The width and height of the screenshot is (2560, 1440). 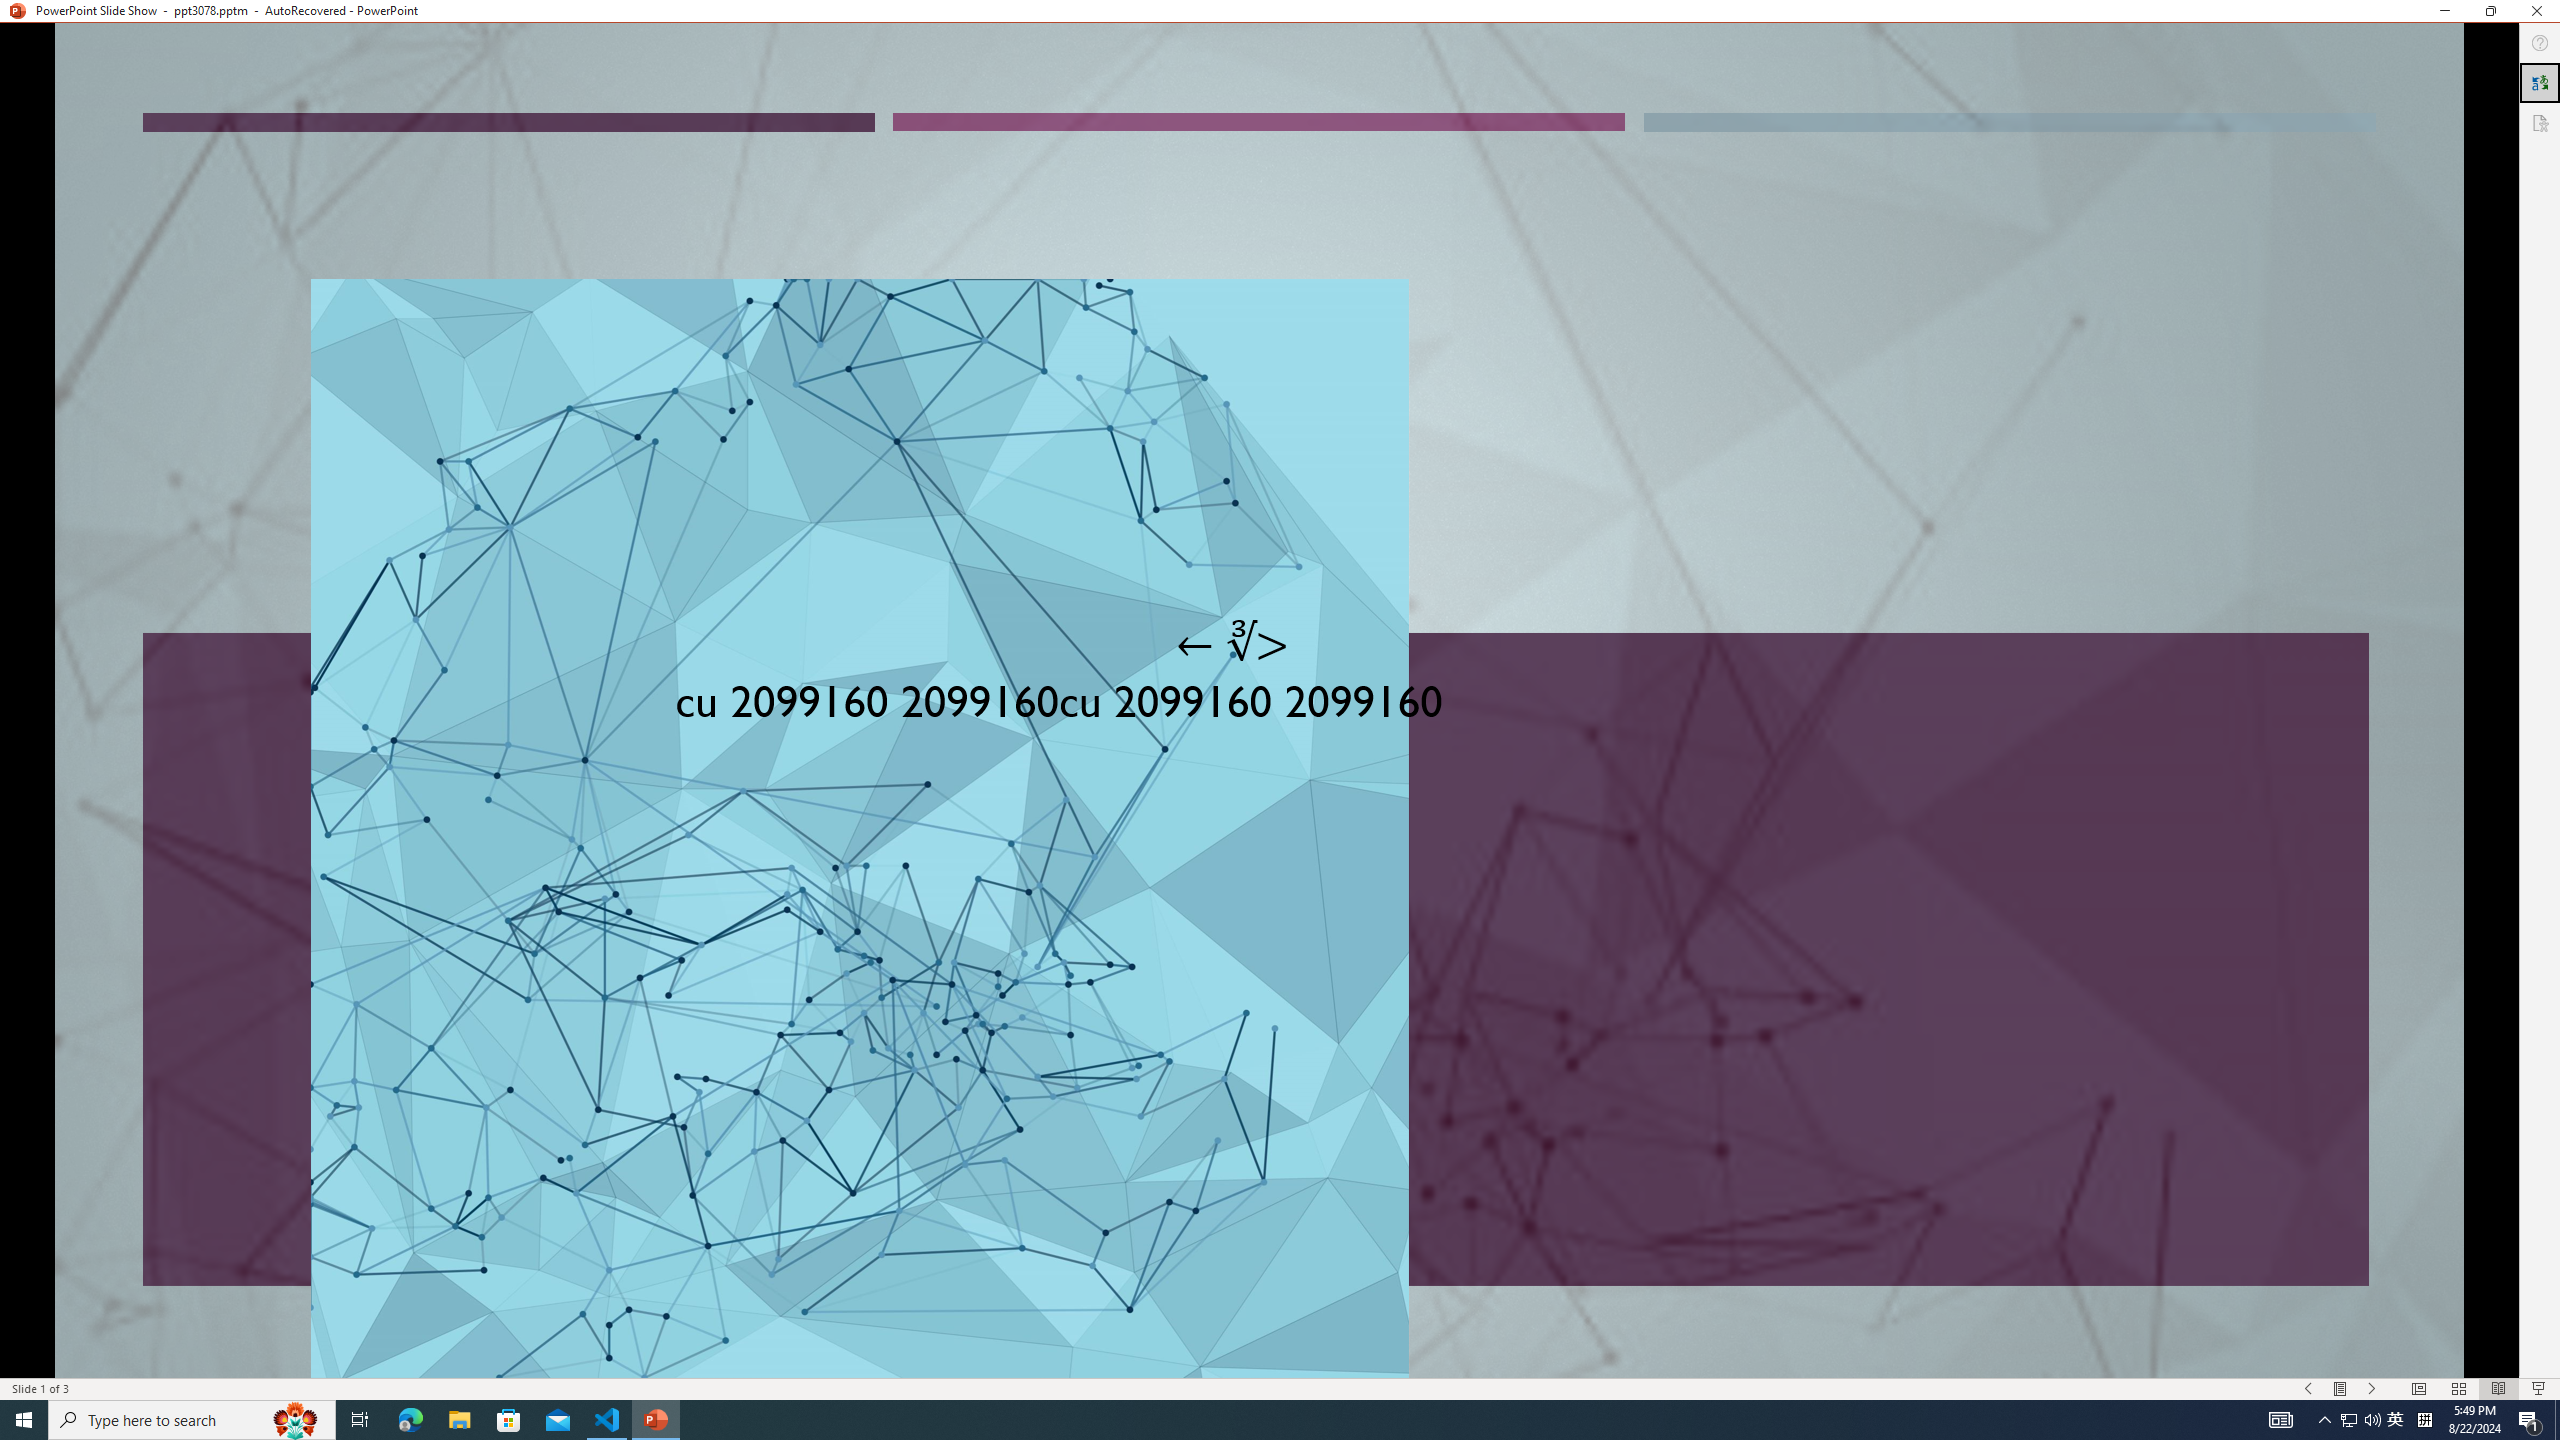 I want to click on 'Slide Show Next On', so click(x=2372, y=1389).